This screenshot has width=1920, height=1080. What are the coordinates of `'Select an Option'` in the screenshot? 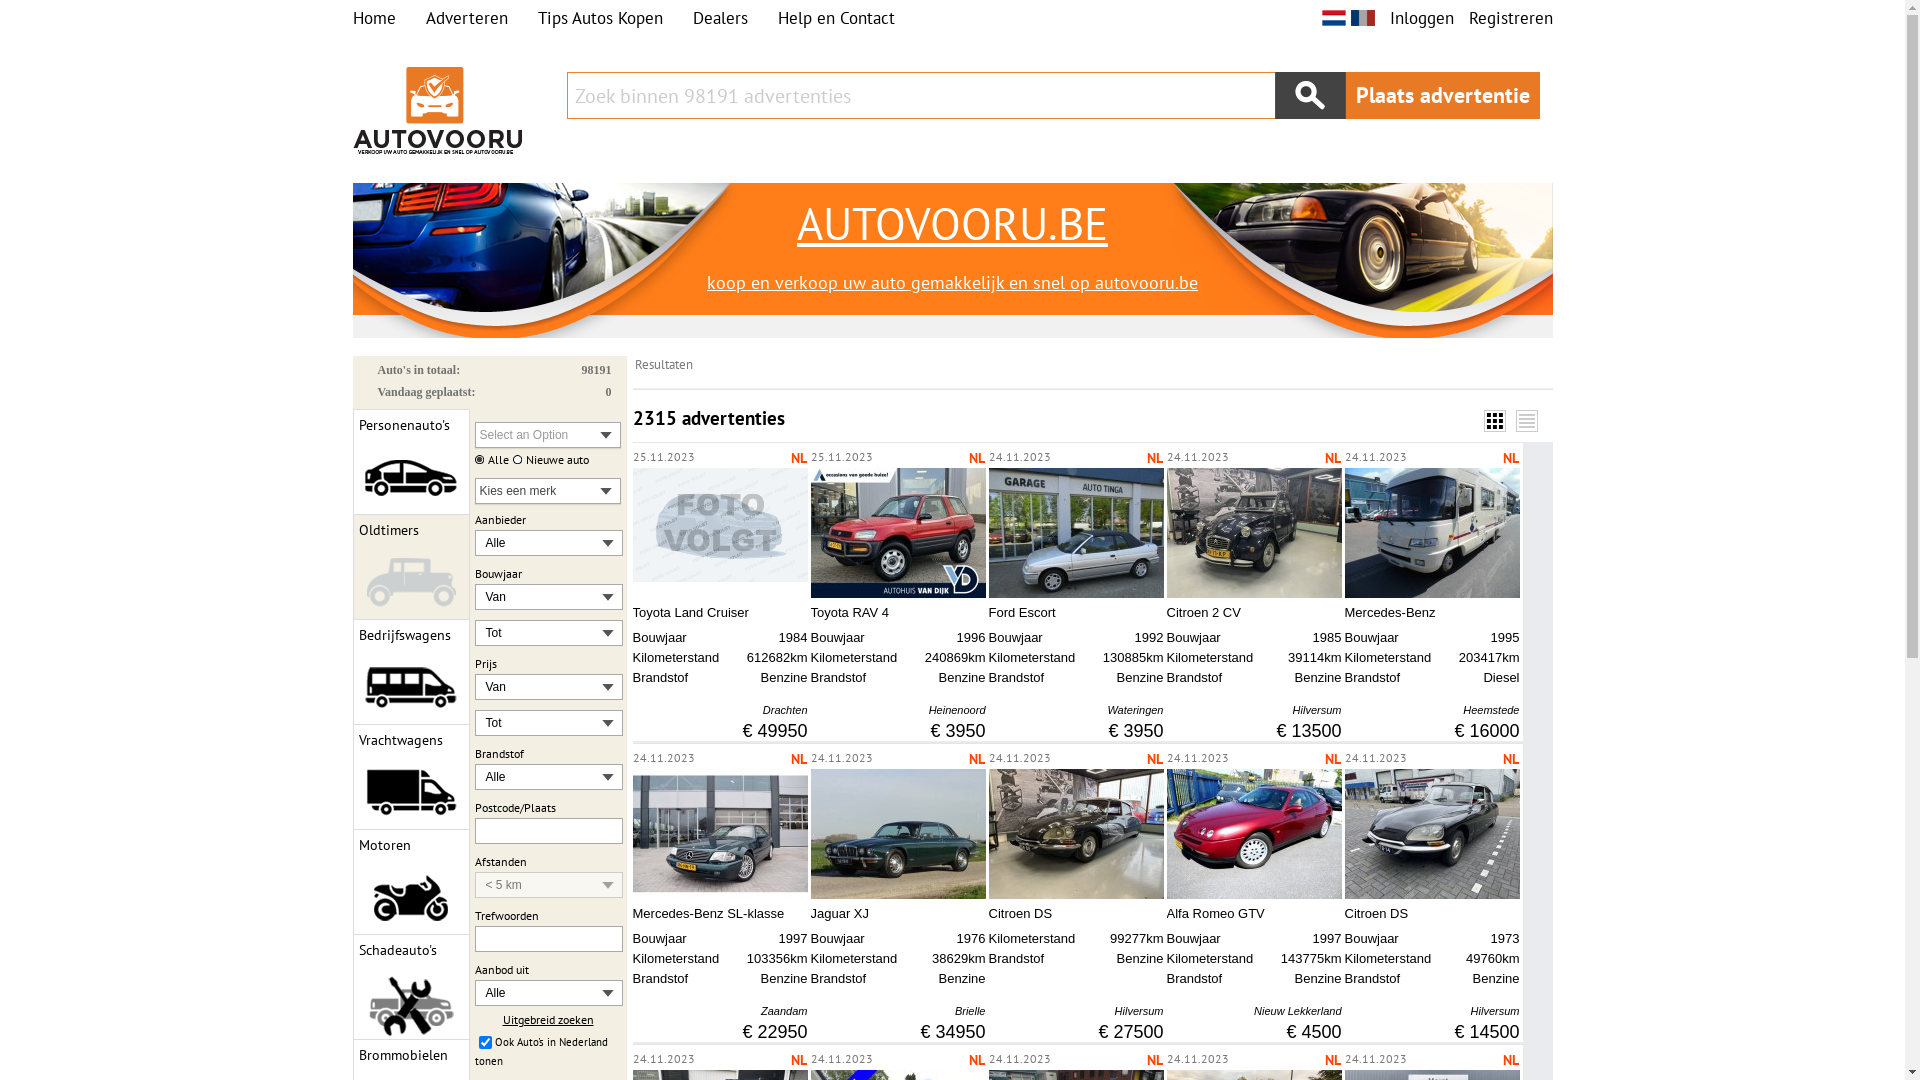 It's located at (547, 434).